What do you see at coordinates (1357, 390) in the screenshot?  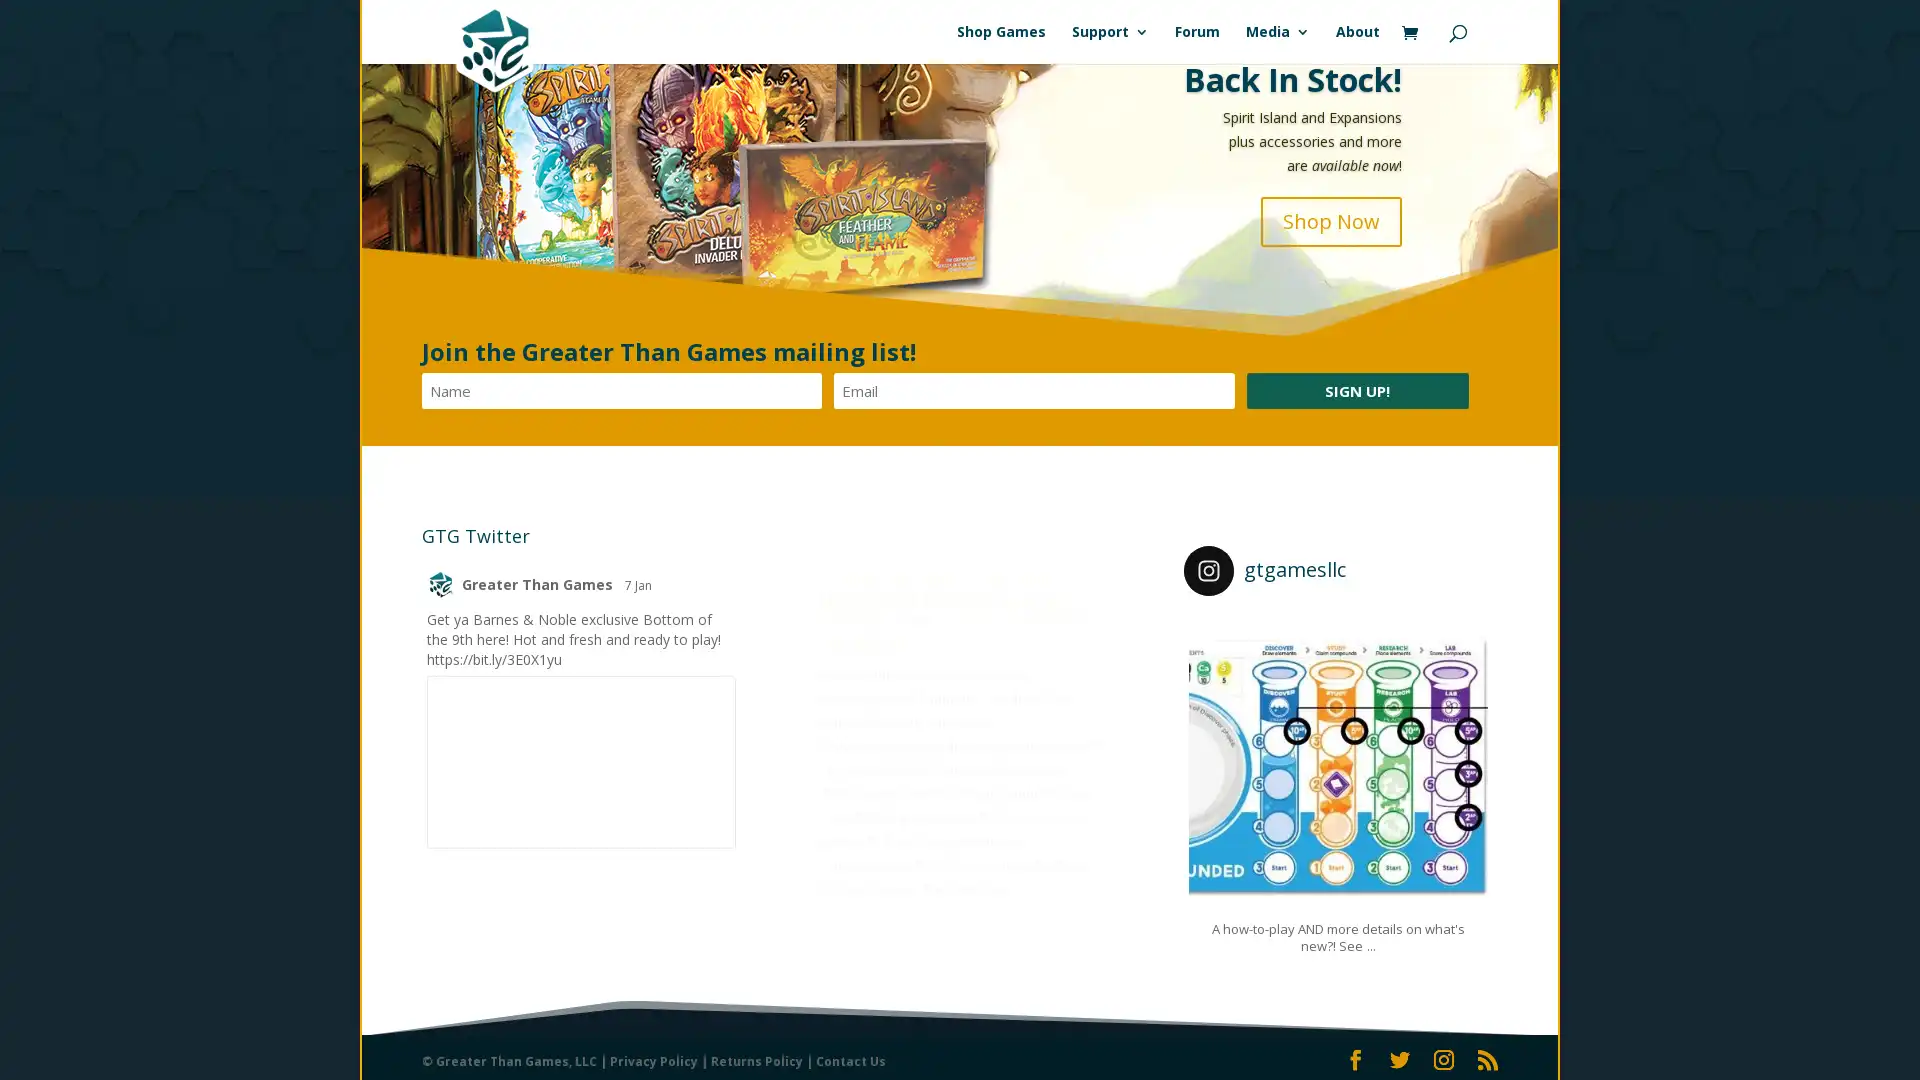 I see `Sign Up!` at bounding box center [1357, 390].